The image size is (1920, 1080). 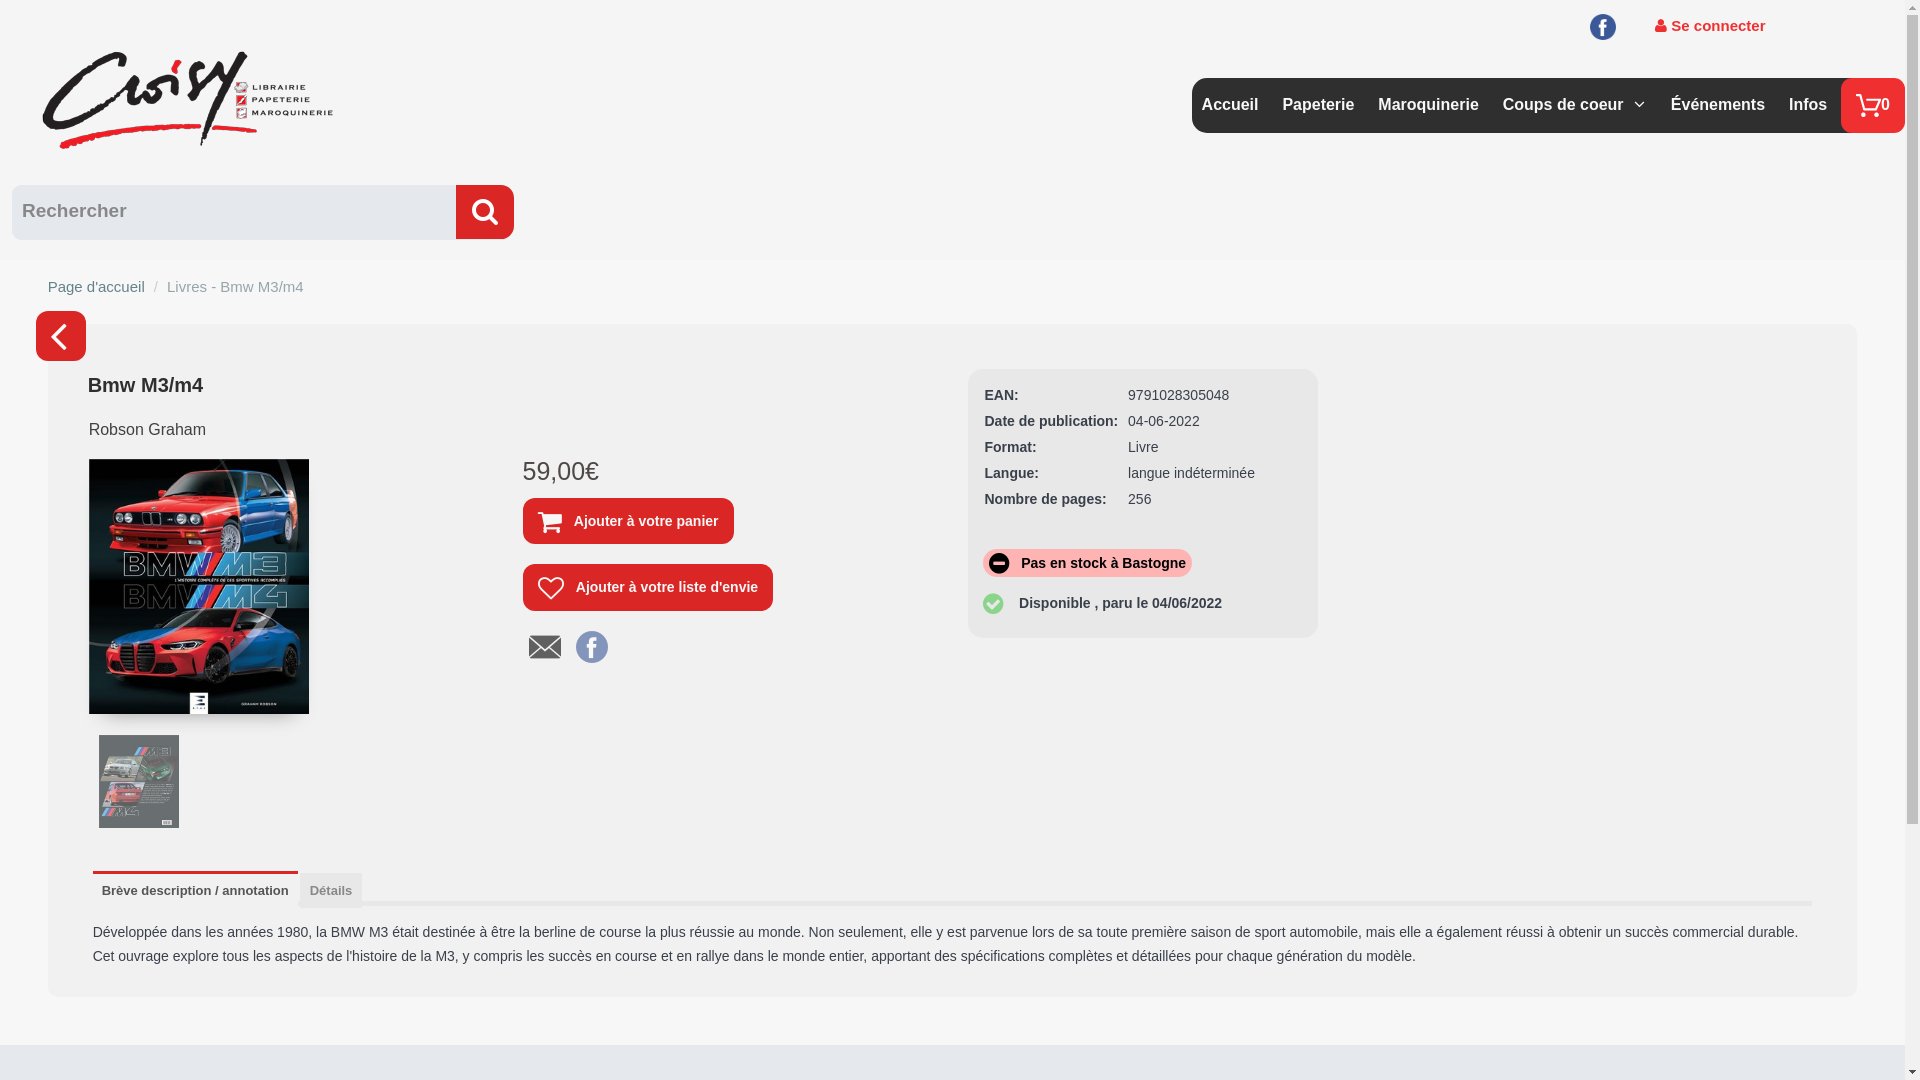 I want to click on 'Se connecter', so click(x=1655, y=26).